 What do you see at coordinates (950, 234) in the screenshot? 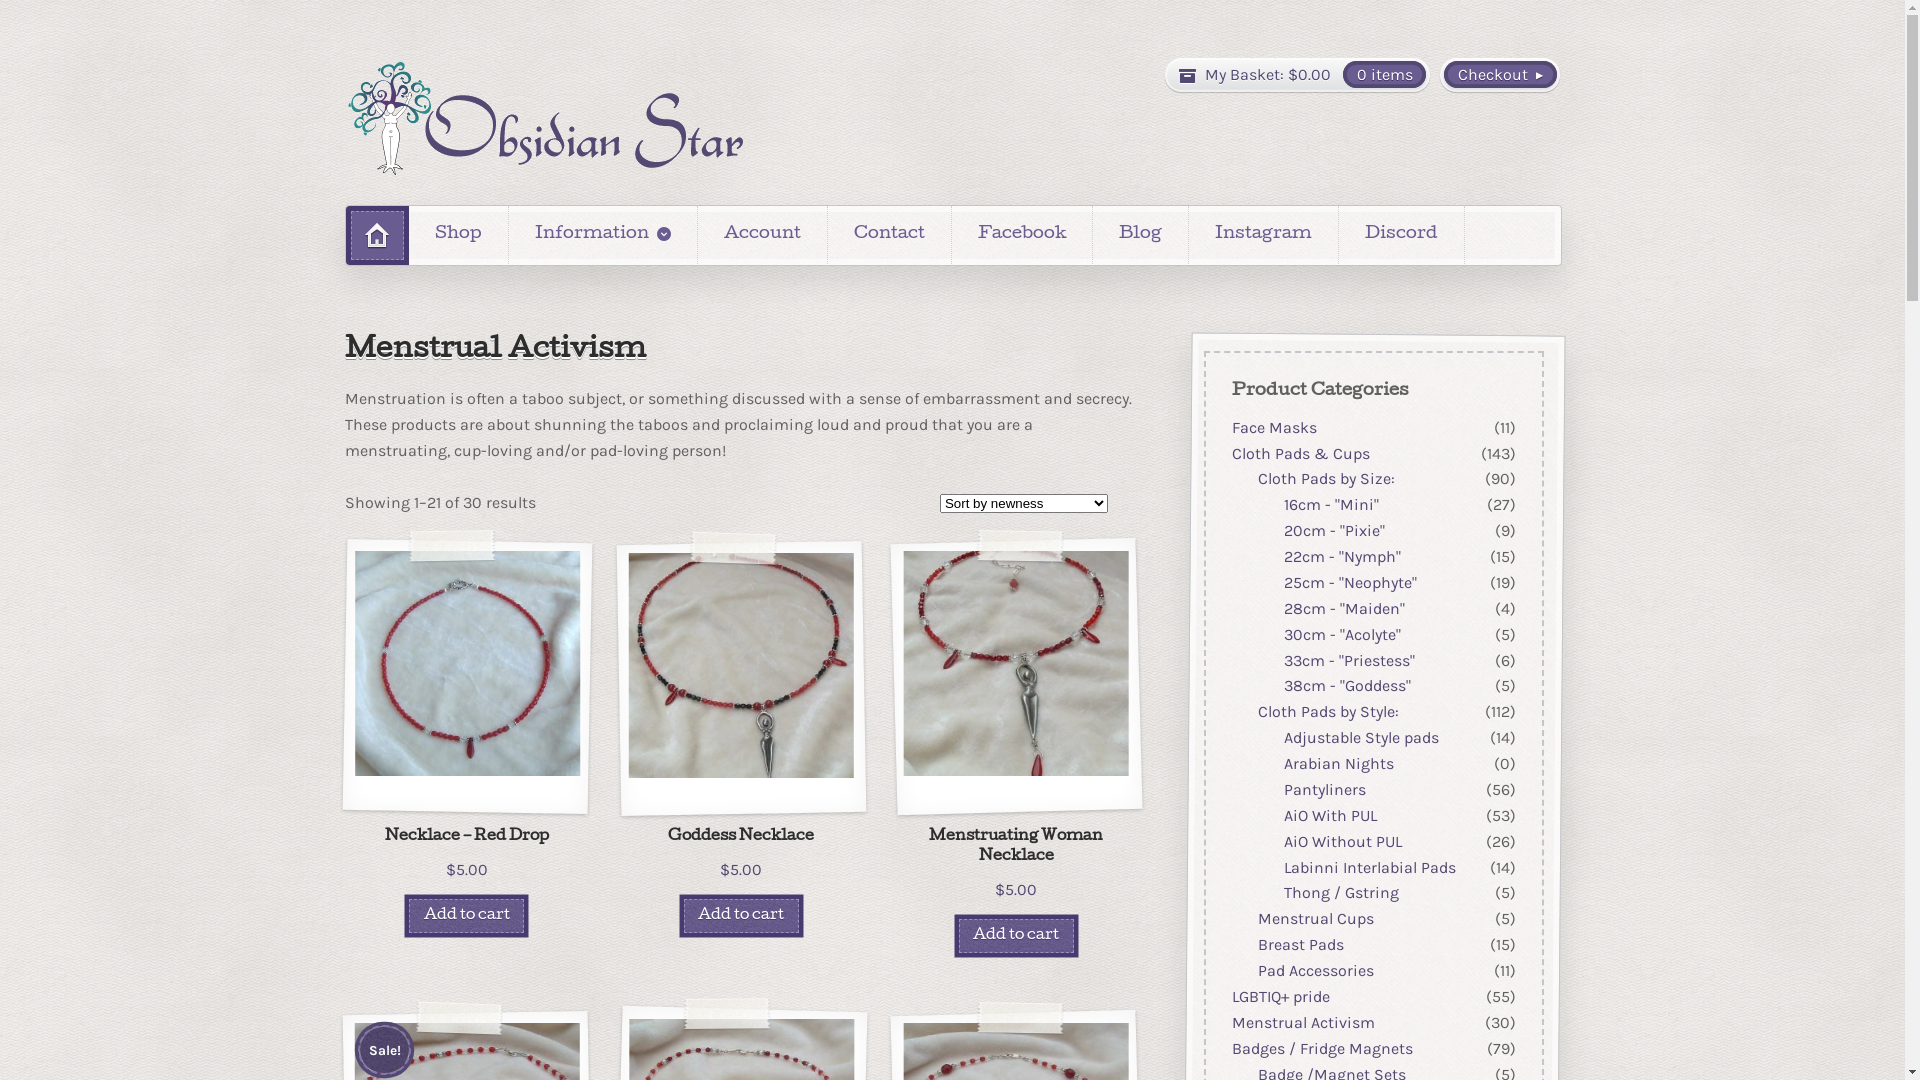
I see `'Facebook'` at bounding box center [950, 234].